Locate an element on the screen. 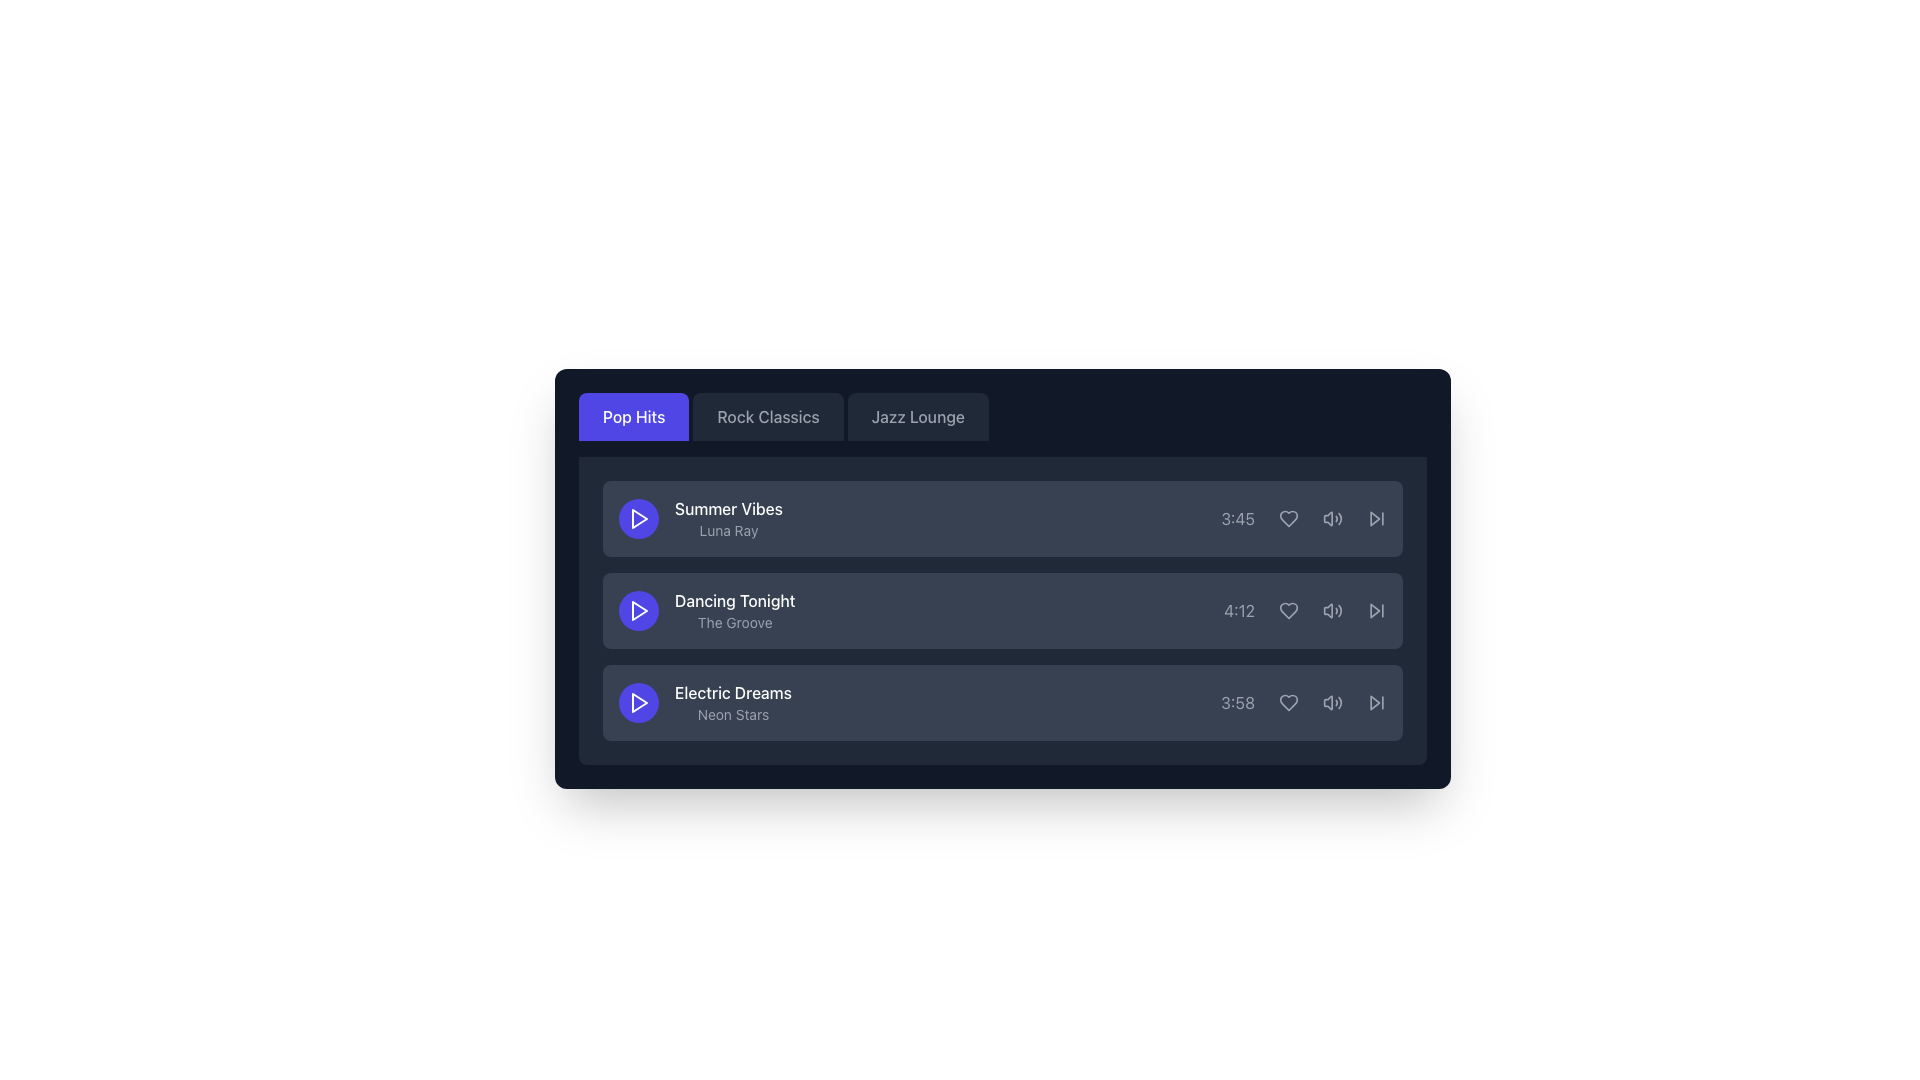 The width and height of the screenshot is (1920, 1080). the small triangular gray icon pointing towards the right, located at the far-right side of the song entry in the music playlist interface is located at coordinates (1373, 609).